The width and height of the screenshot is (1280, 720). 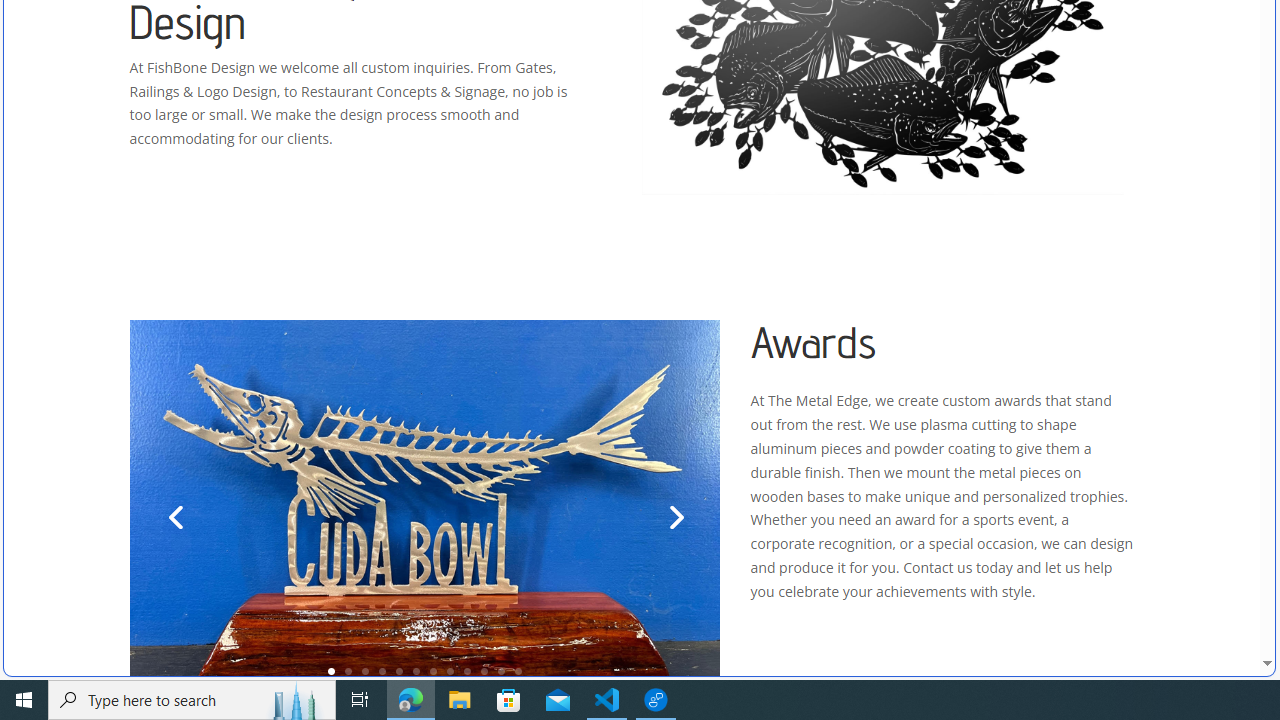 What do you see at coordinates (484, 671) in the screenshot?
I see `'10'` at bounding box center [484, 671].